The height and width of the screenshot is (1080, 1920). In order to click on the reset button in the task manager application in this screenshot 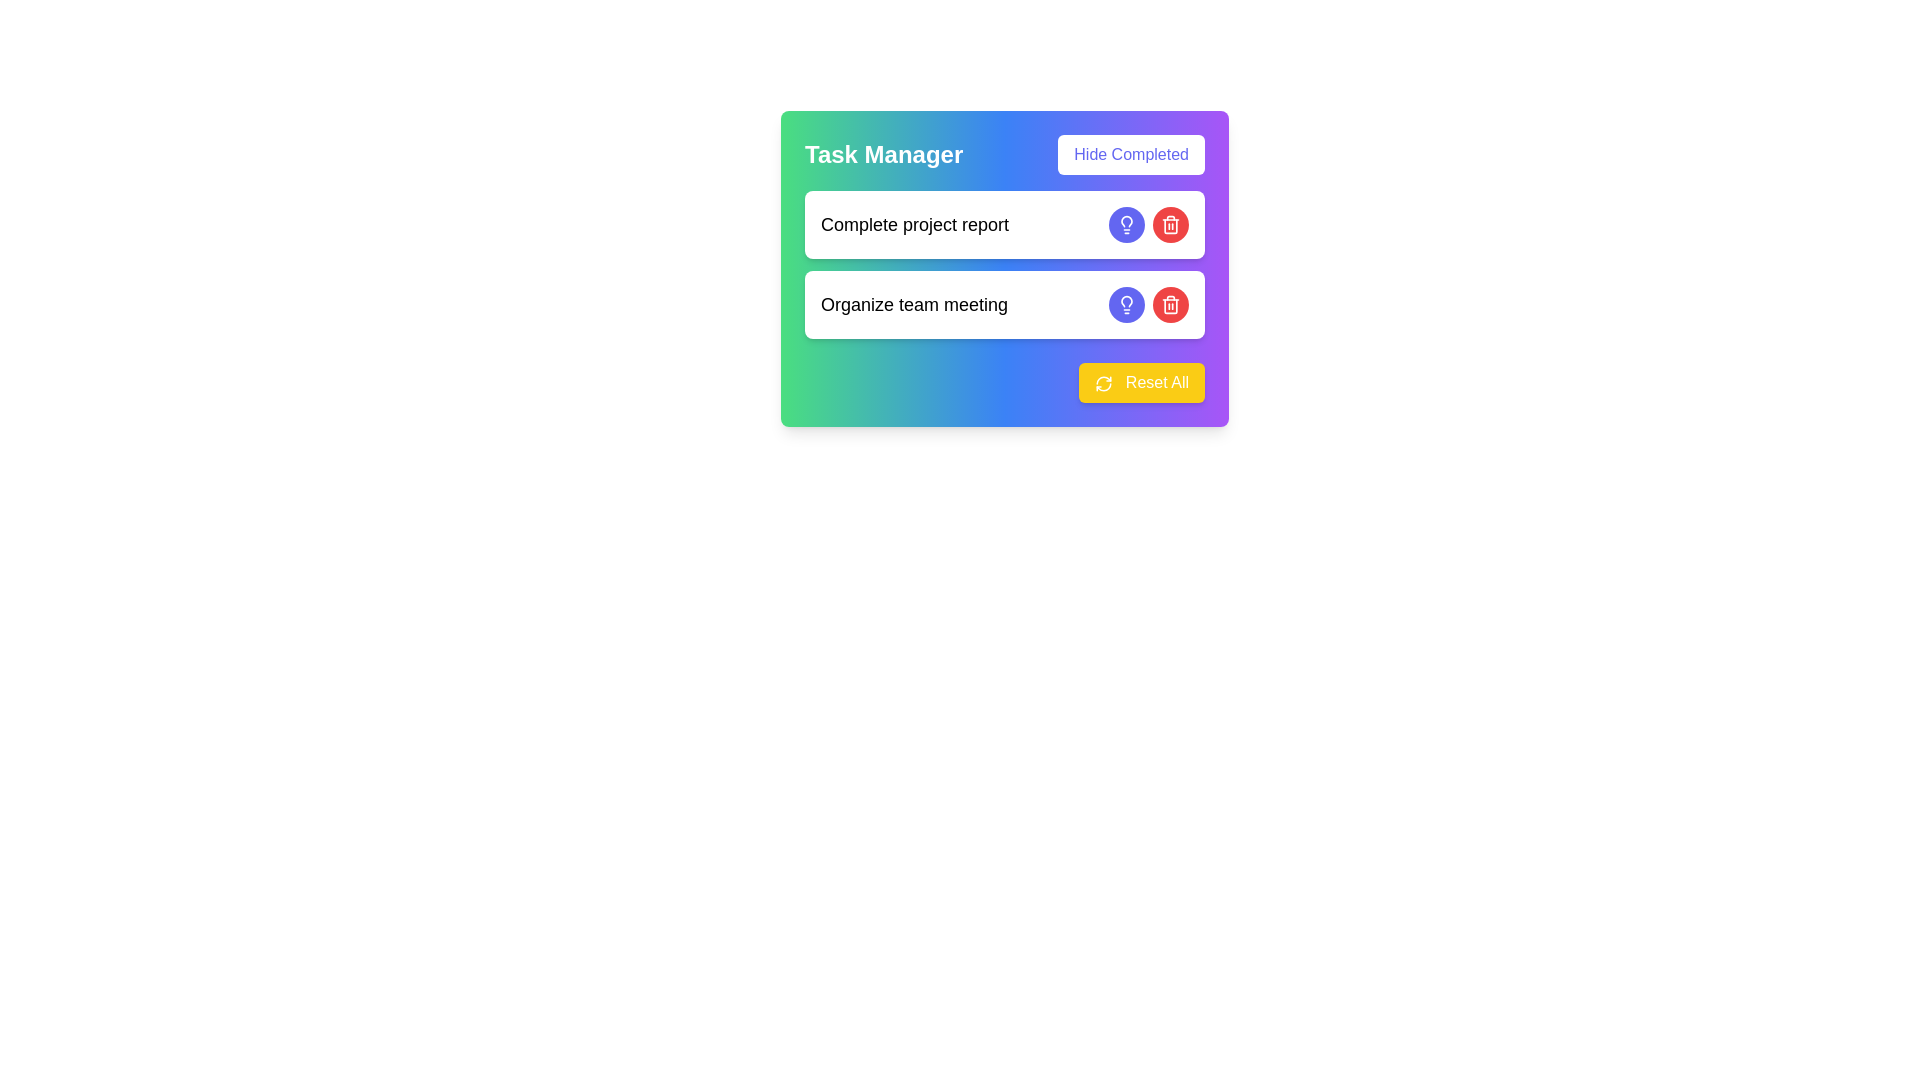, I will do `click(1142, 382)`.